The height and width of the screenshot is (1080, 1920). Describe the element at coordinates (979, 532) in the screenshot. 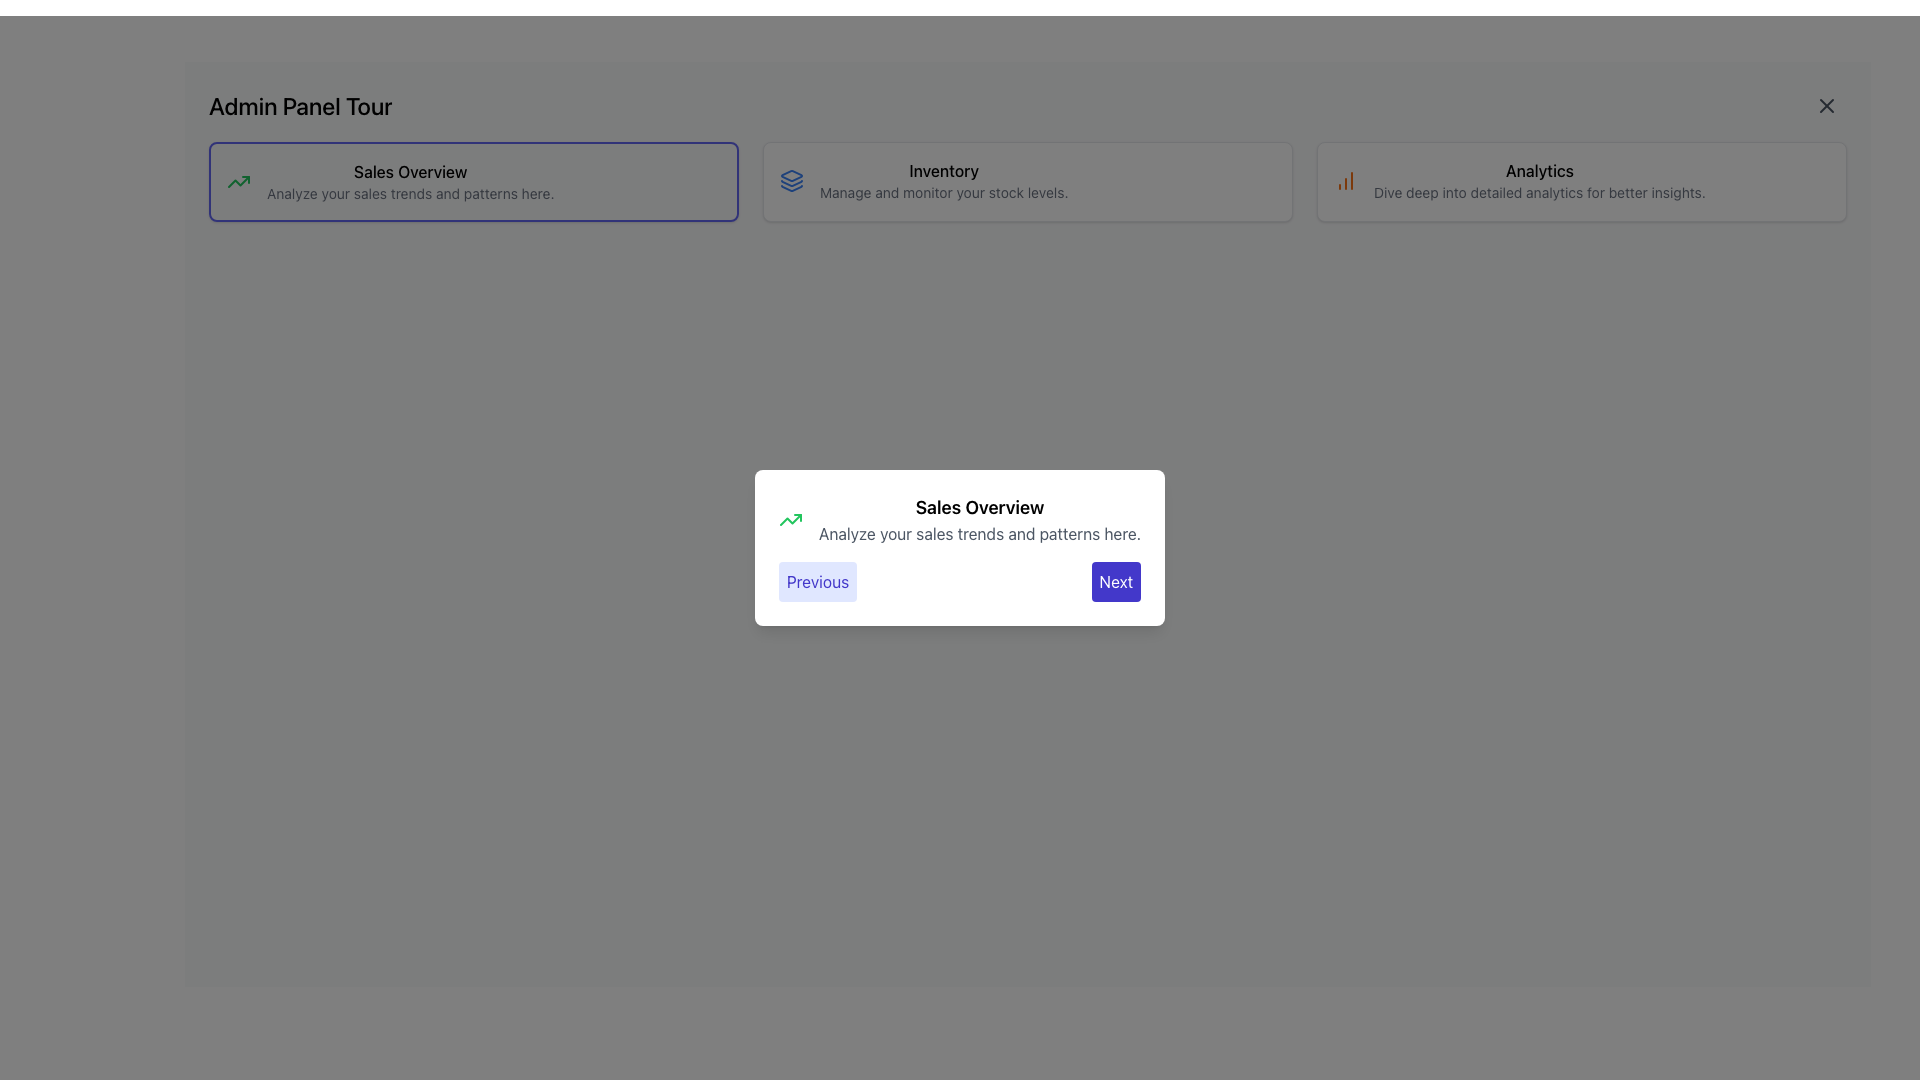

I see `the informational text label that provides context for the 'Sales Overview' title in the modal dialog` at that location.